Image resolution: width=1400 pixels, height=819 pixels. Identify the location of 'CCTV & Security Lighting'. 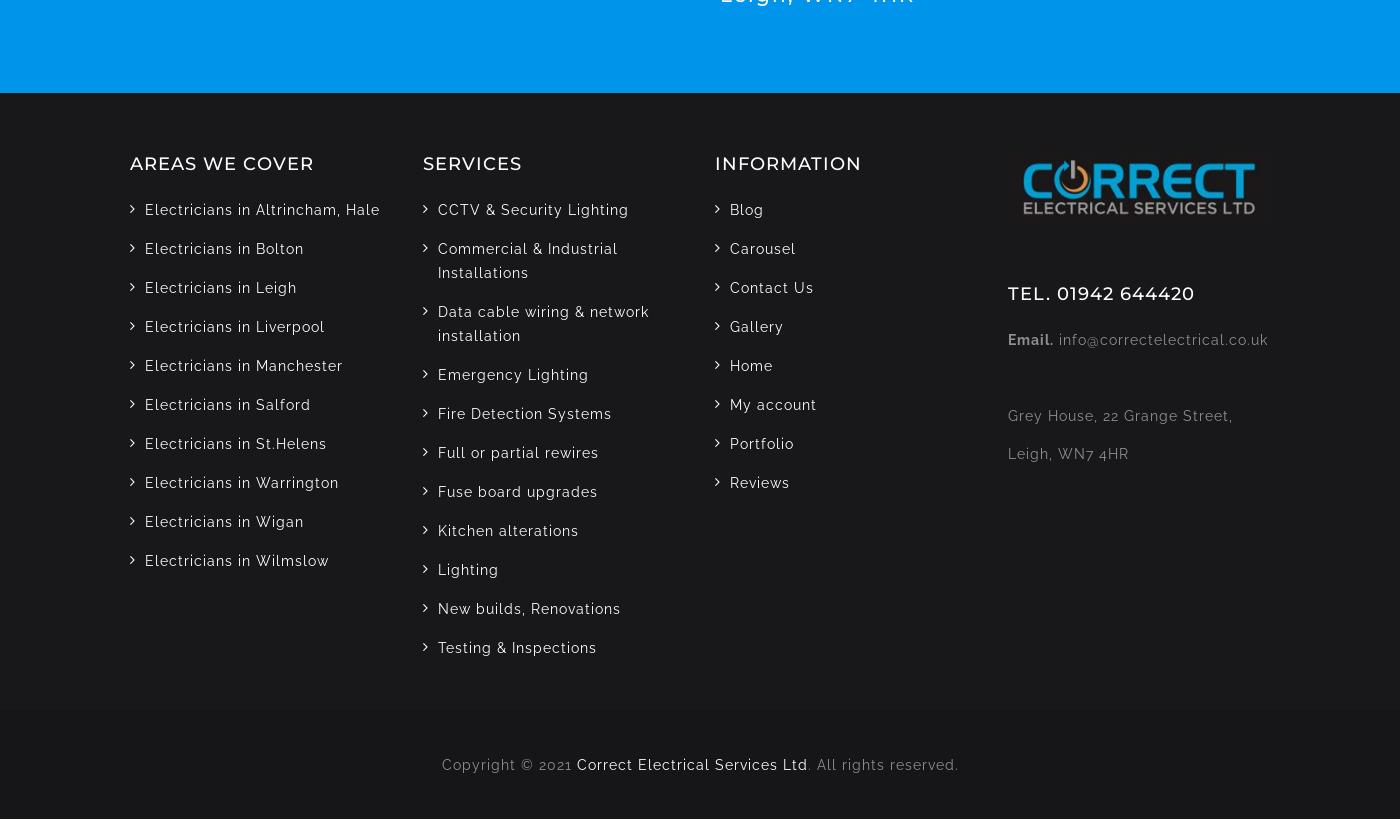
(436, 209).